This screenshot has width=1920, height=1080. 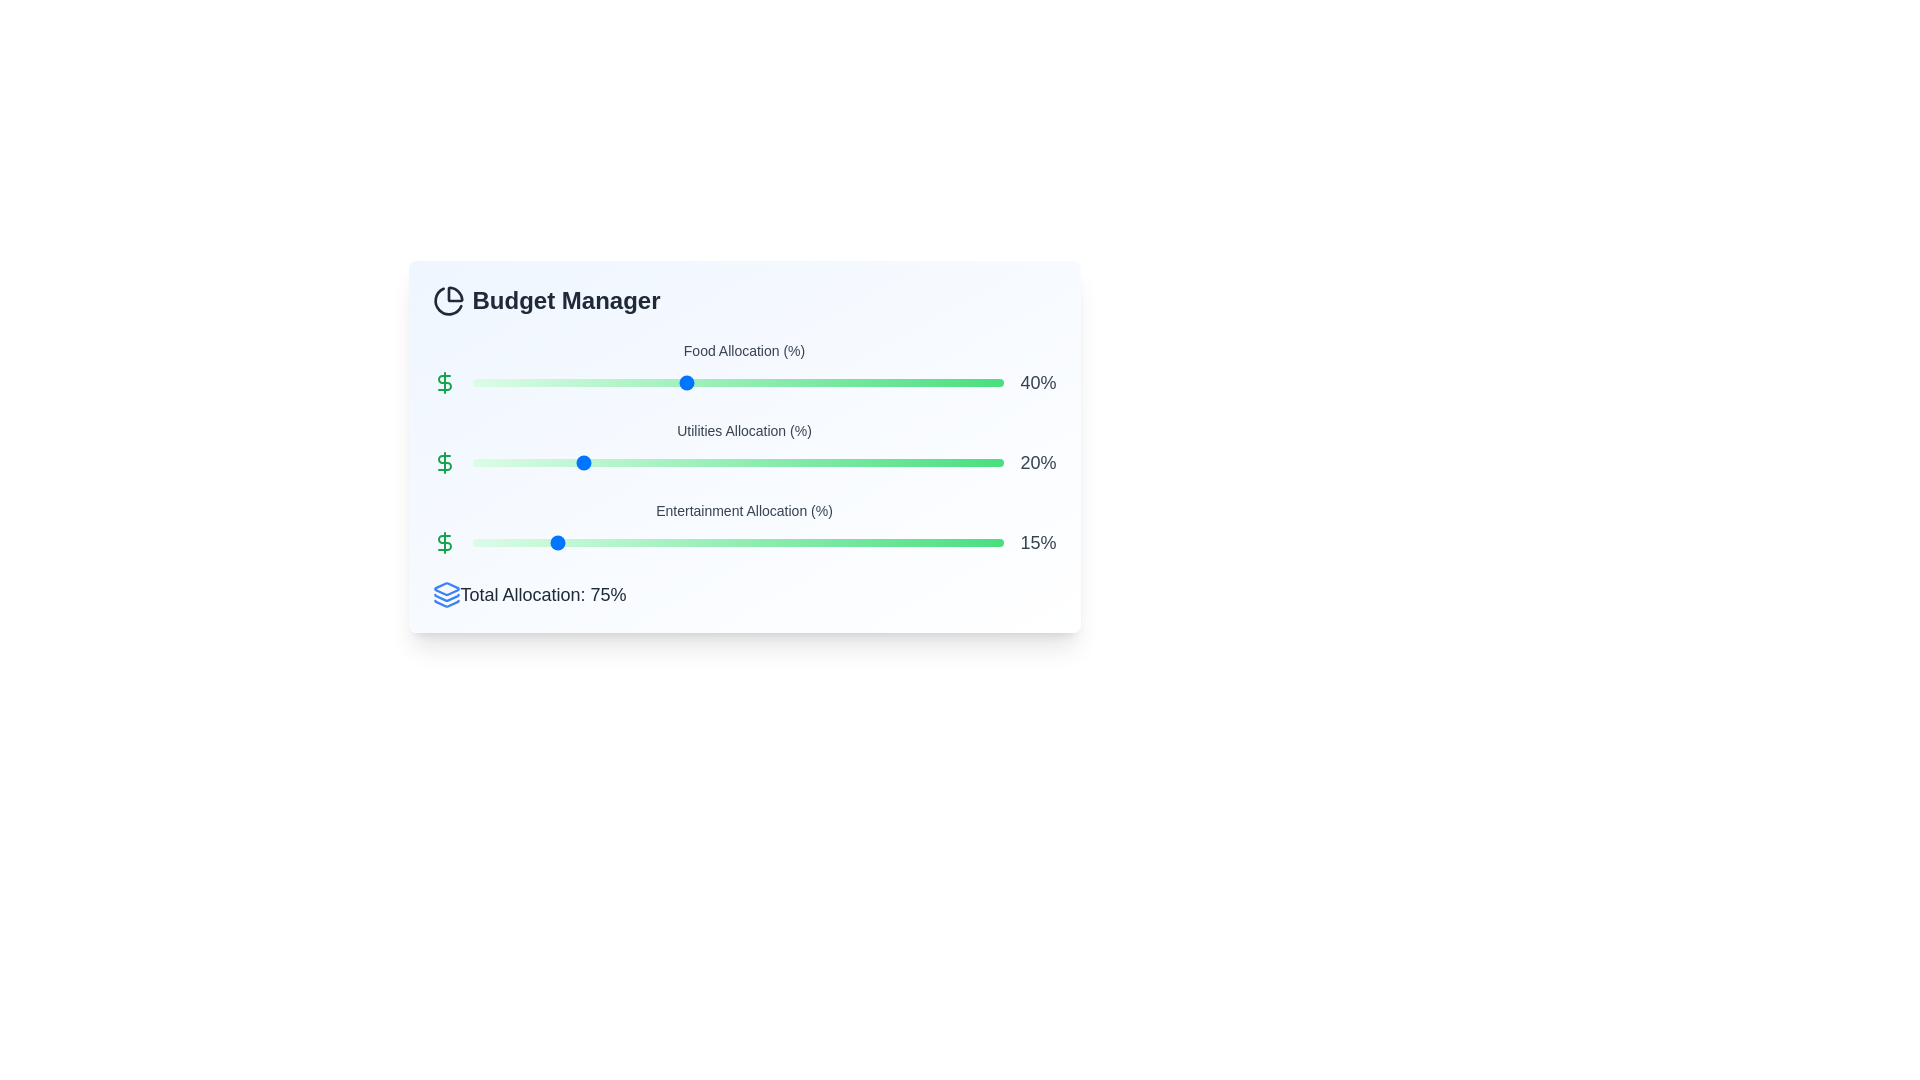 I want to click on the Food Allocation slider to 59%, so click(x=785, y=382).